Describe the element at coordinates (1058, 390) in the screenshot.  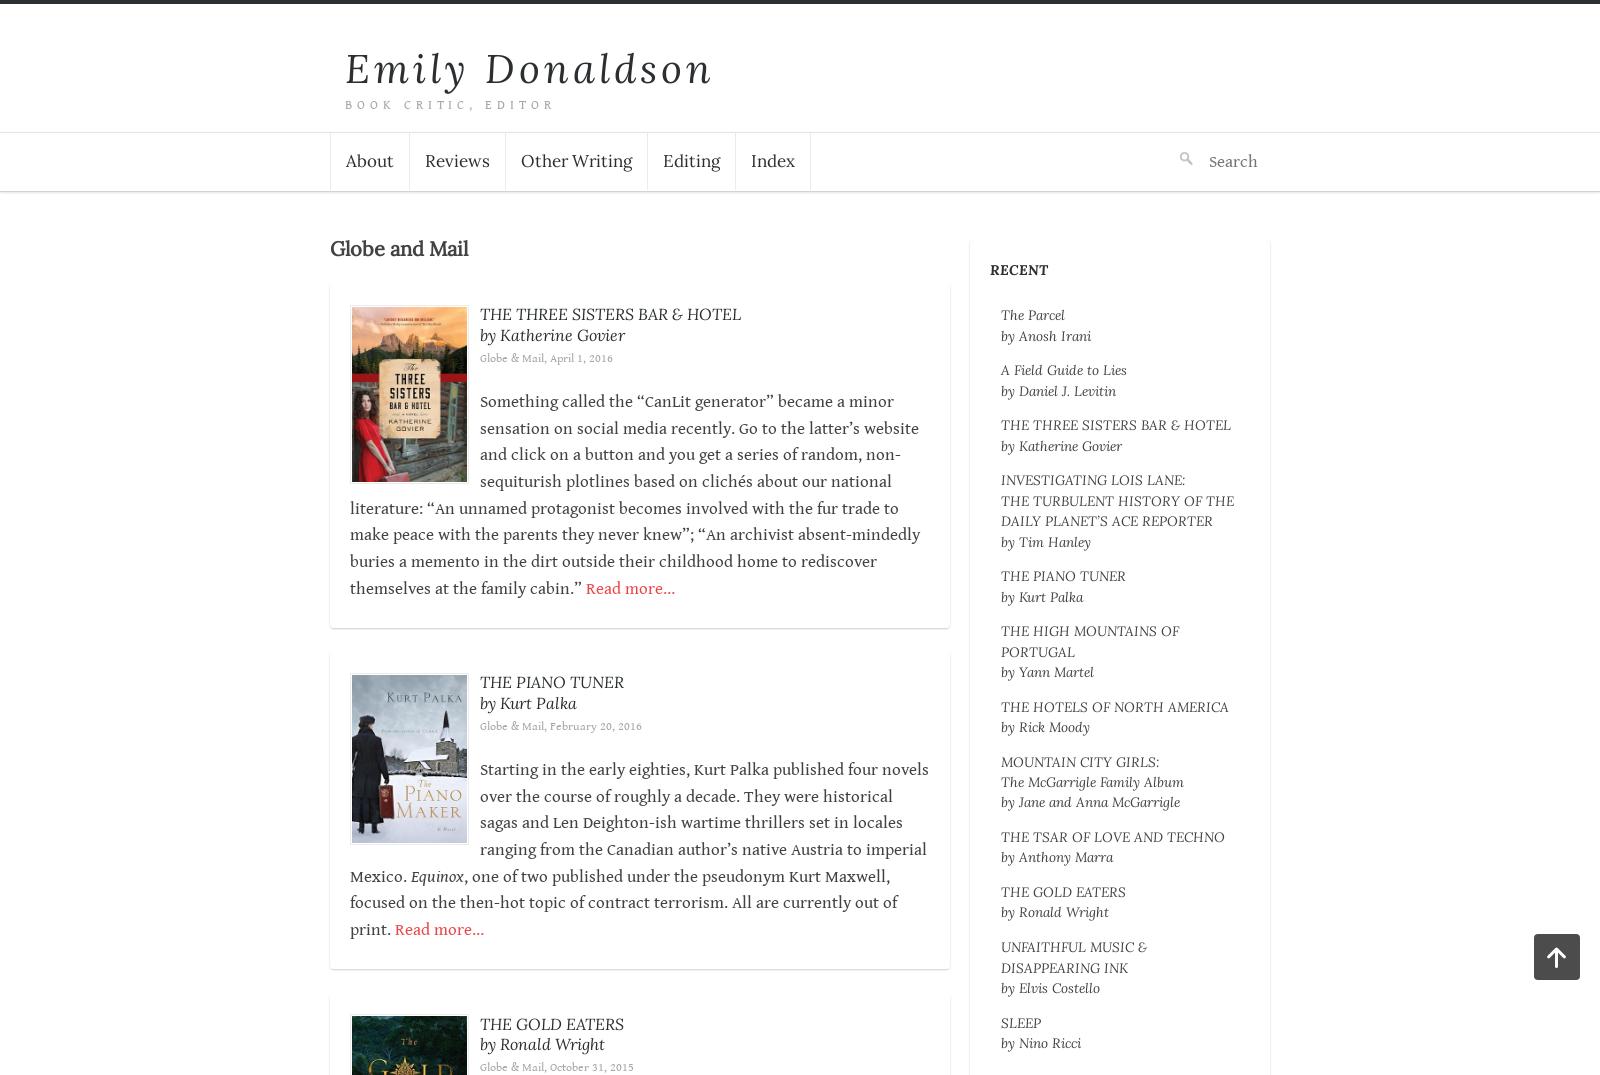
I see `'by Daniel J. Levitin'` at that location.